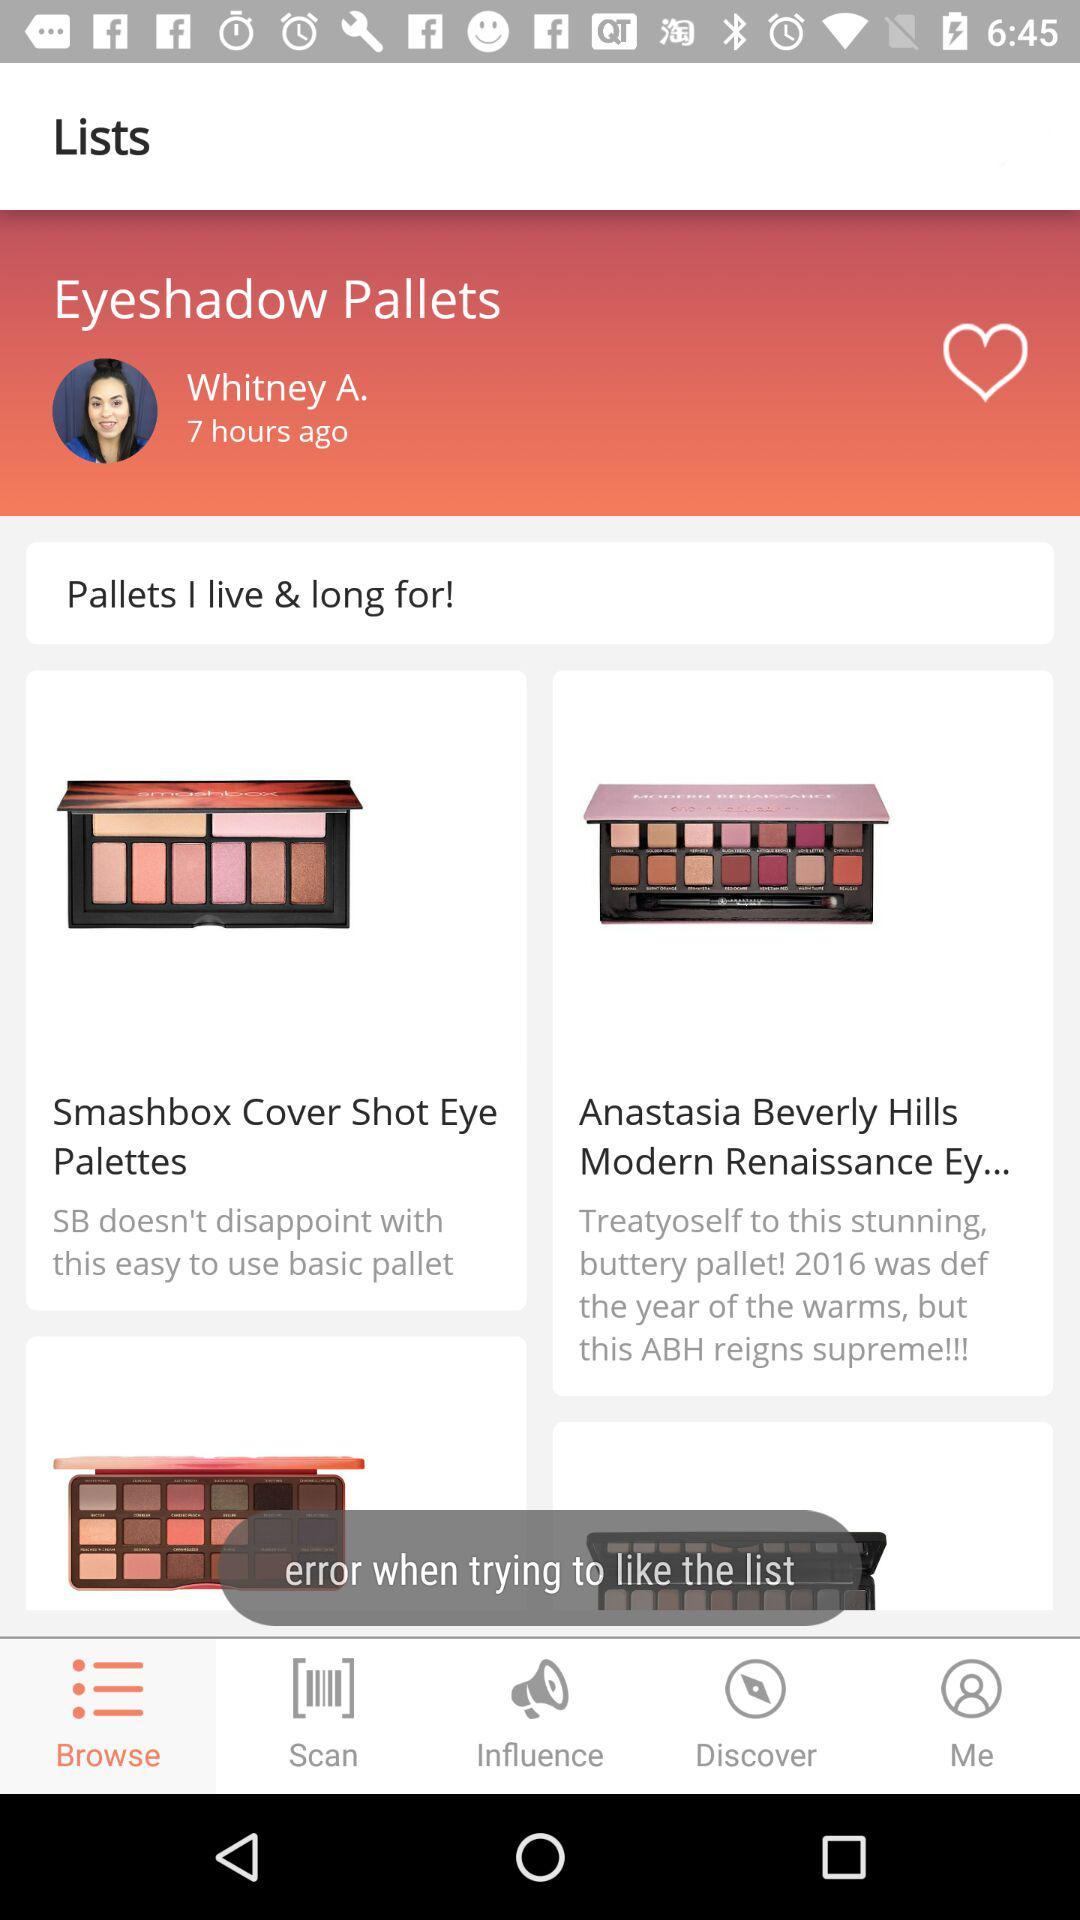 Image resolution: width=1080 pixels, height=1920 pixels. Describe the element at coordinates (104, 410) in the screenshot. I see `profile image` at that location.